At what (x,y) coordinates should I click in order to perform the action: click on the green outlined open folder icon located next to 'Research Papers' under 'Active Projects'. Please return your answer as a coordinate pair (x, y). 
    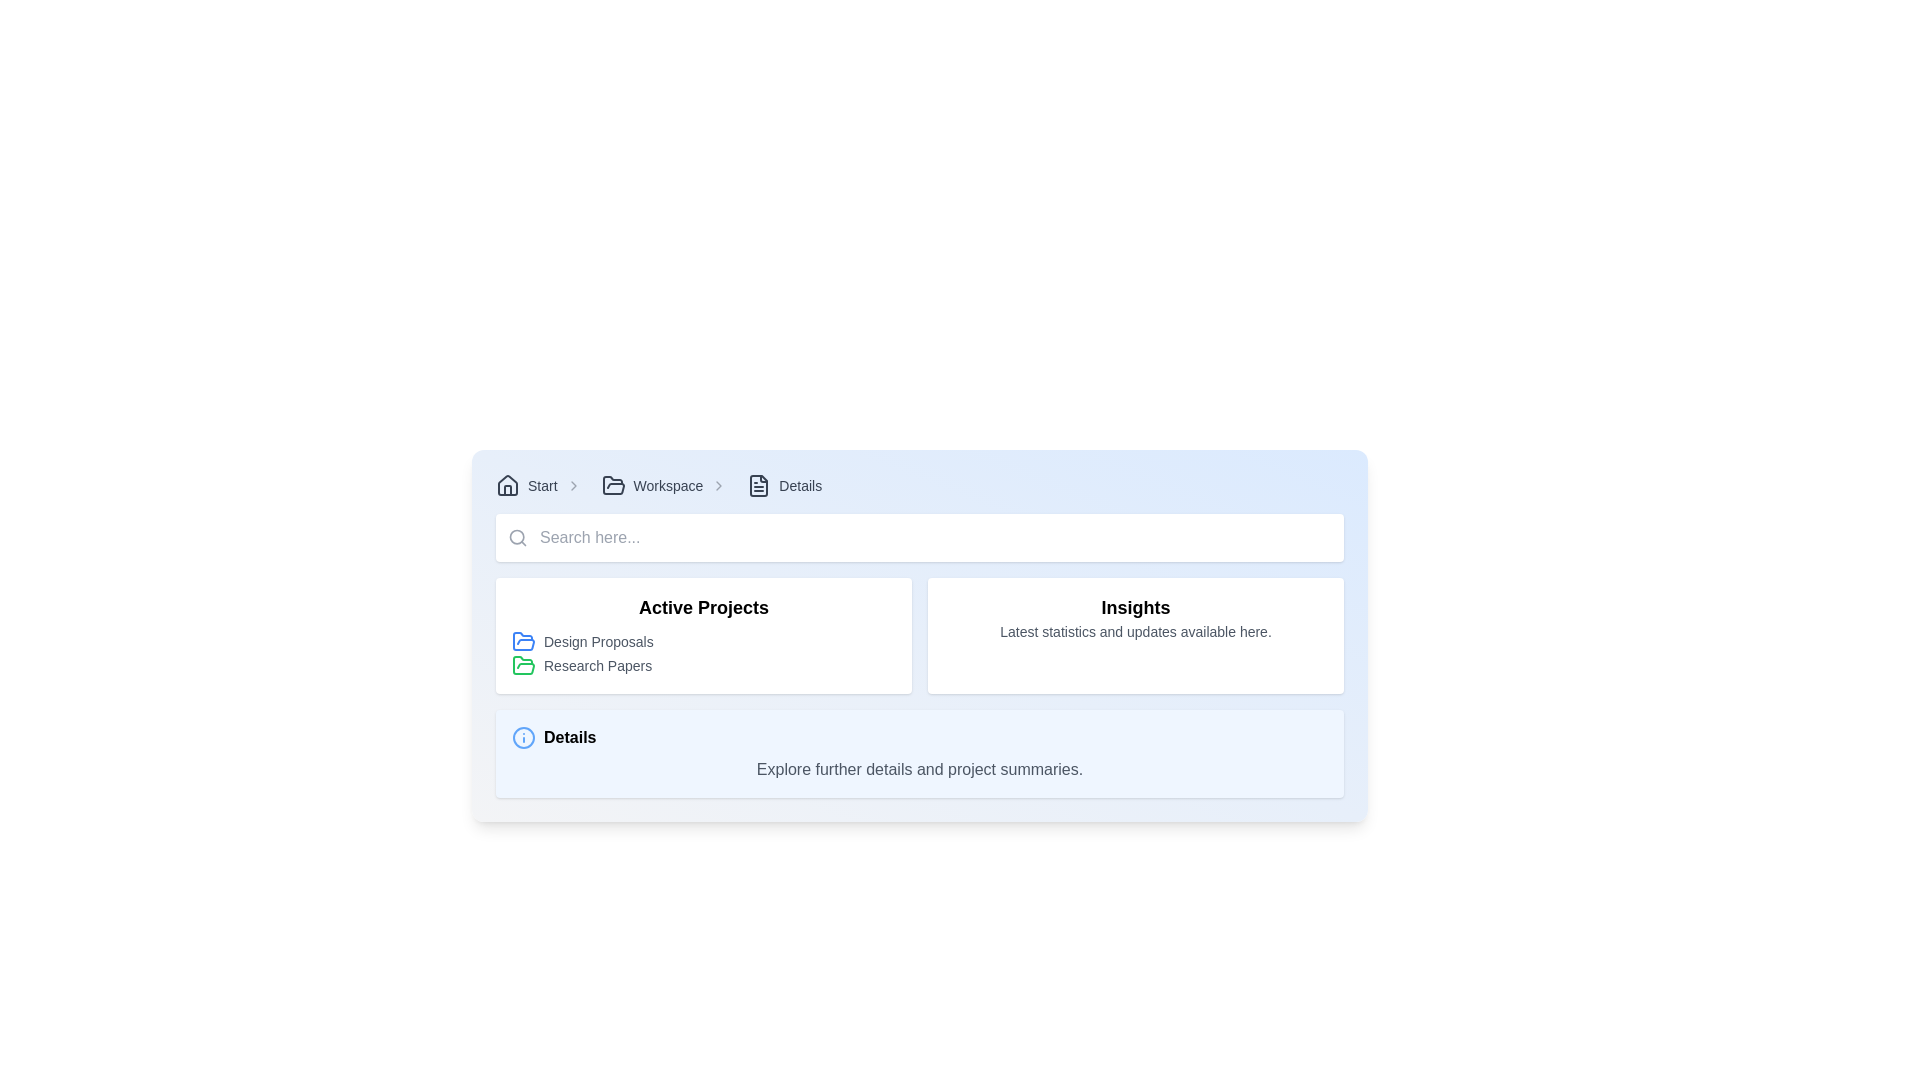
    Looking at the image, I should click on (523, 666).